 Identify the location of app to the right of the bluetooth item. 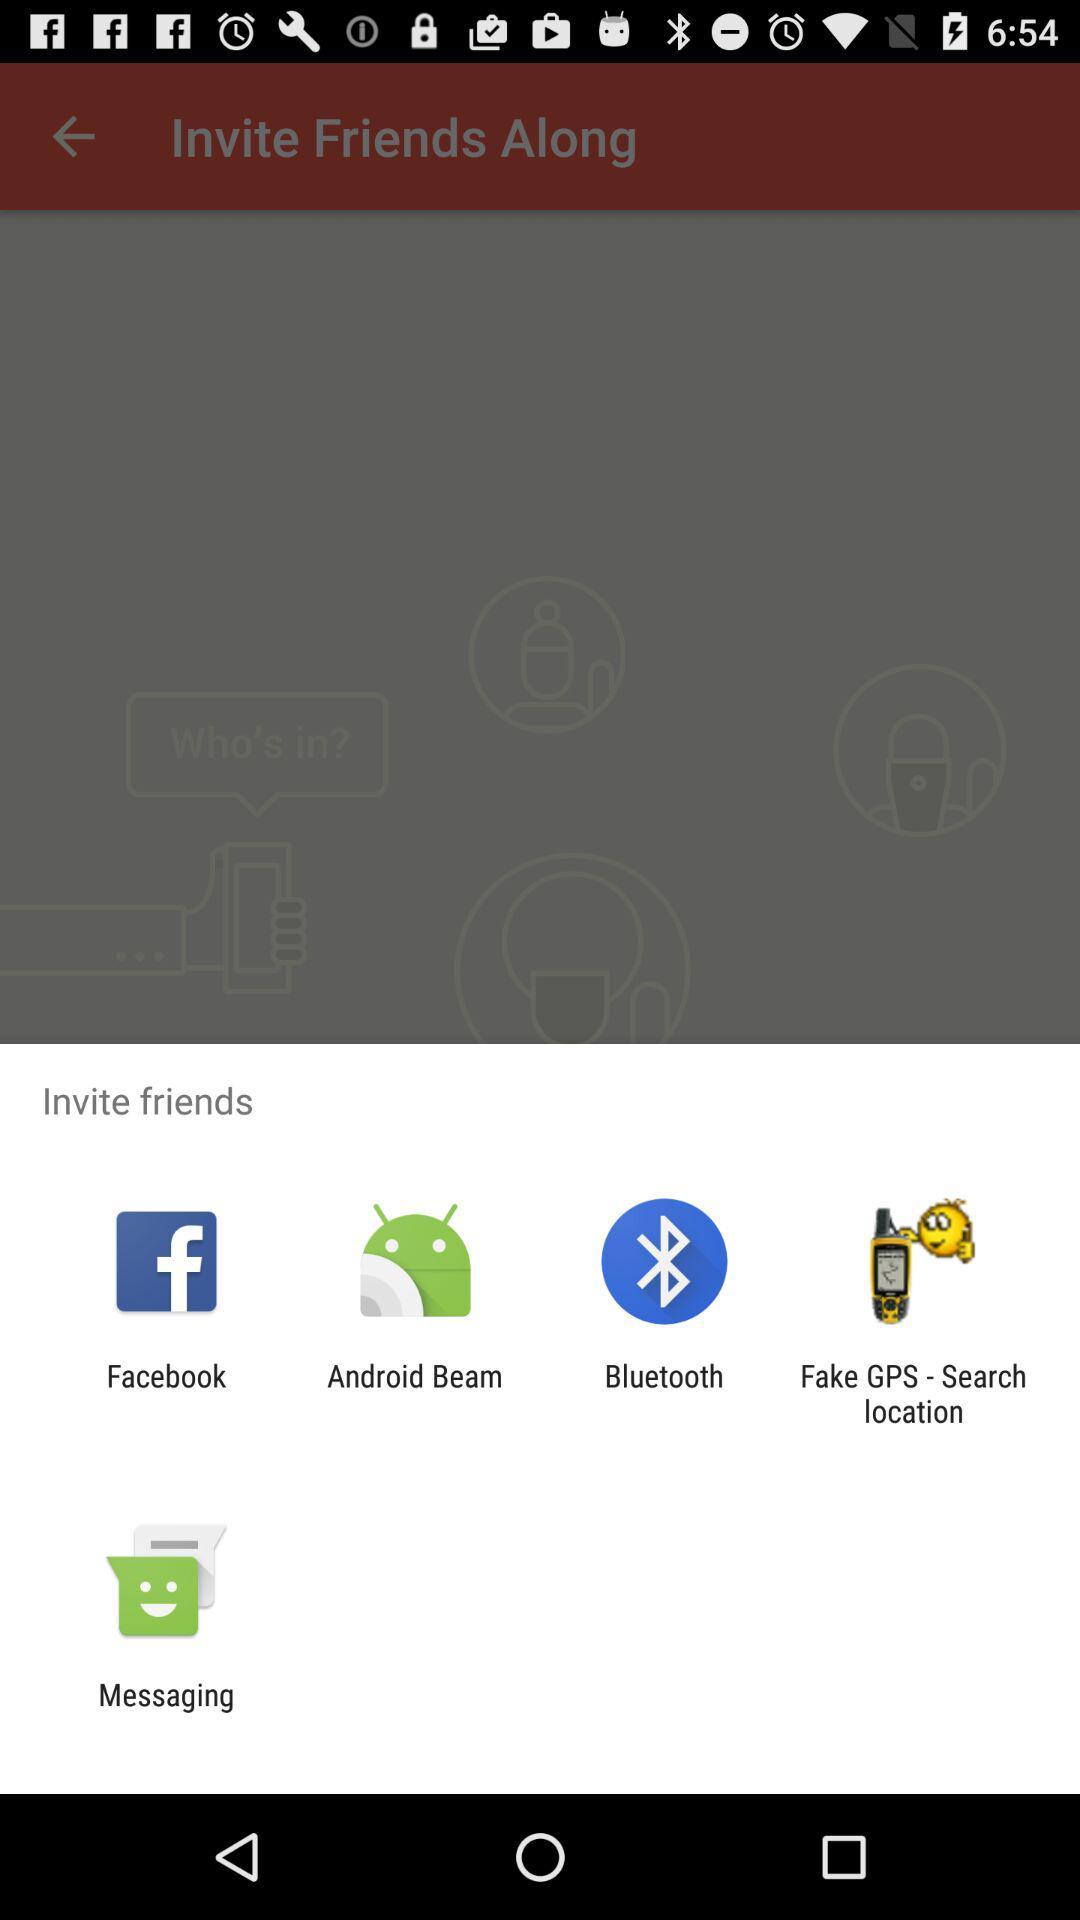
(913, 1392).